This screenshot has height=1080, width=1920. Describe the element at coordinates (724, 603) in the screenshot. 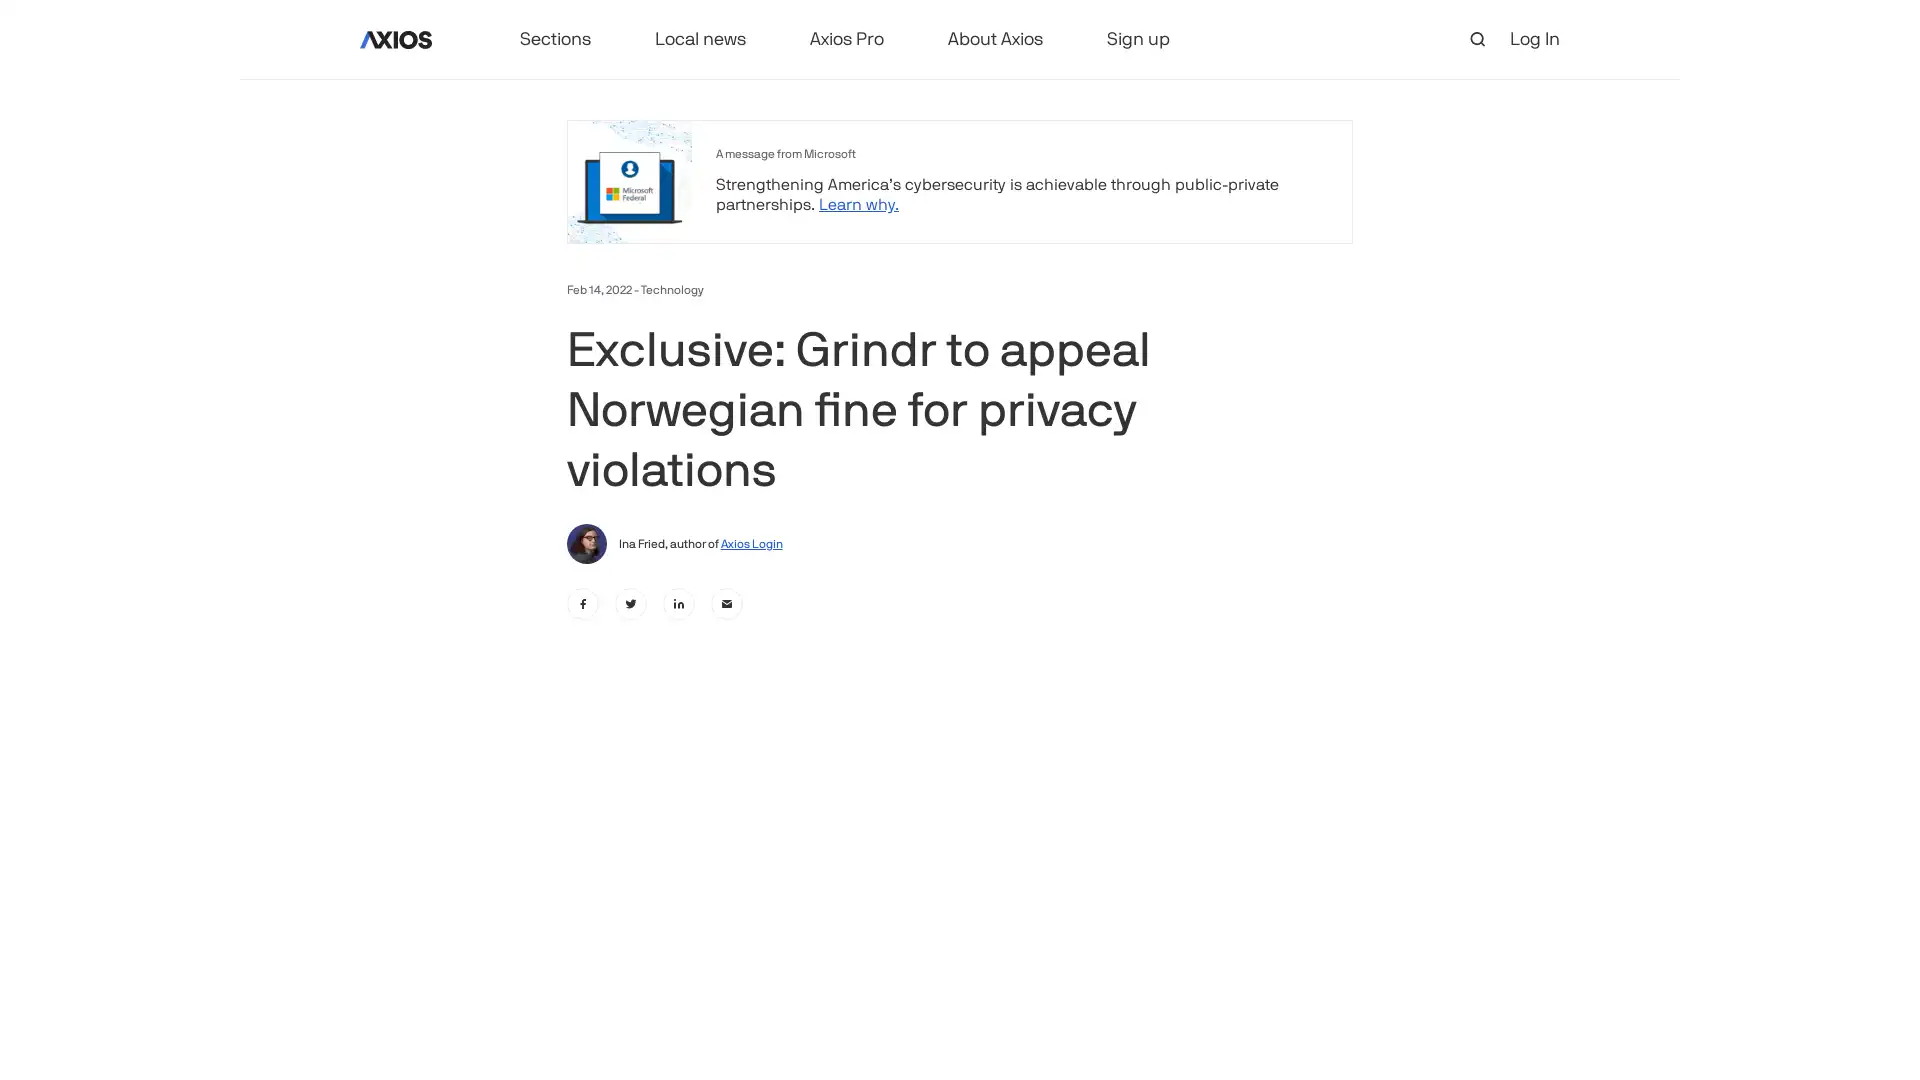

I see `email` at that location.